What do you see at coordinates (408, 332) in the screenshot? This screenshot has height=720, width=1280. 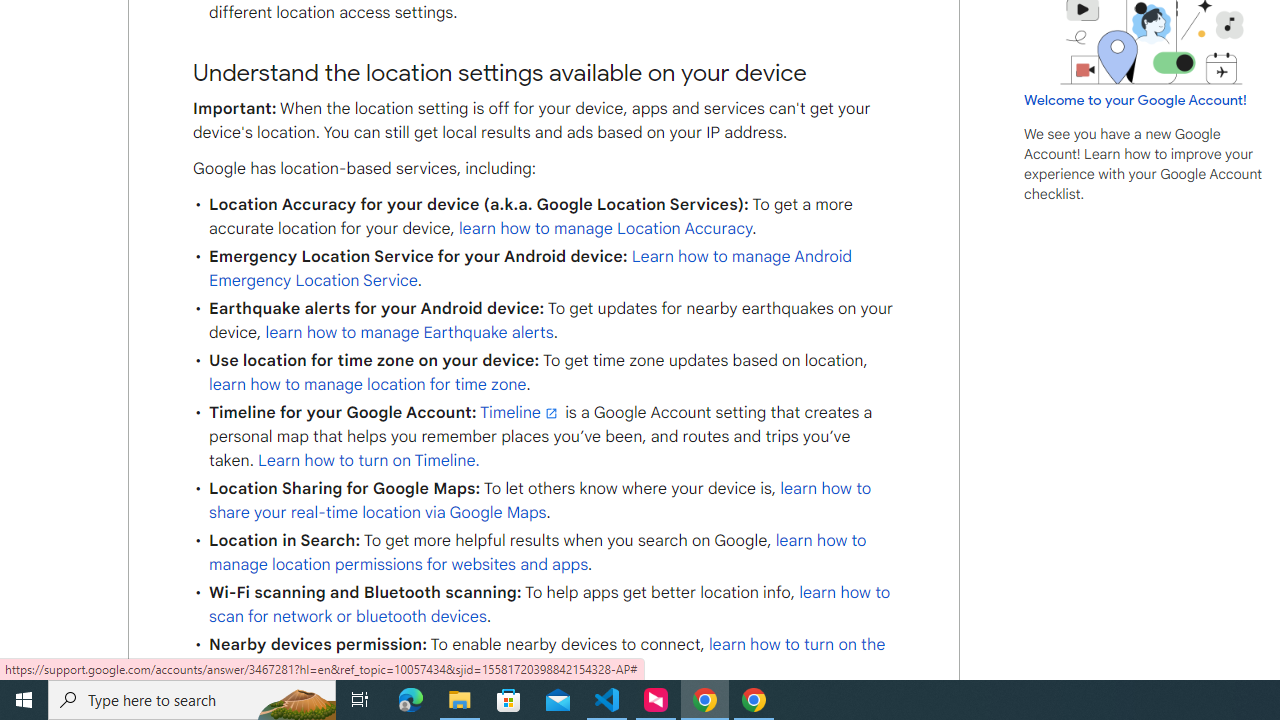 I see `'learn how to manage Earthquake alerts'` at bounding box center [408, 332].